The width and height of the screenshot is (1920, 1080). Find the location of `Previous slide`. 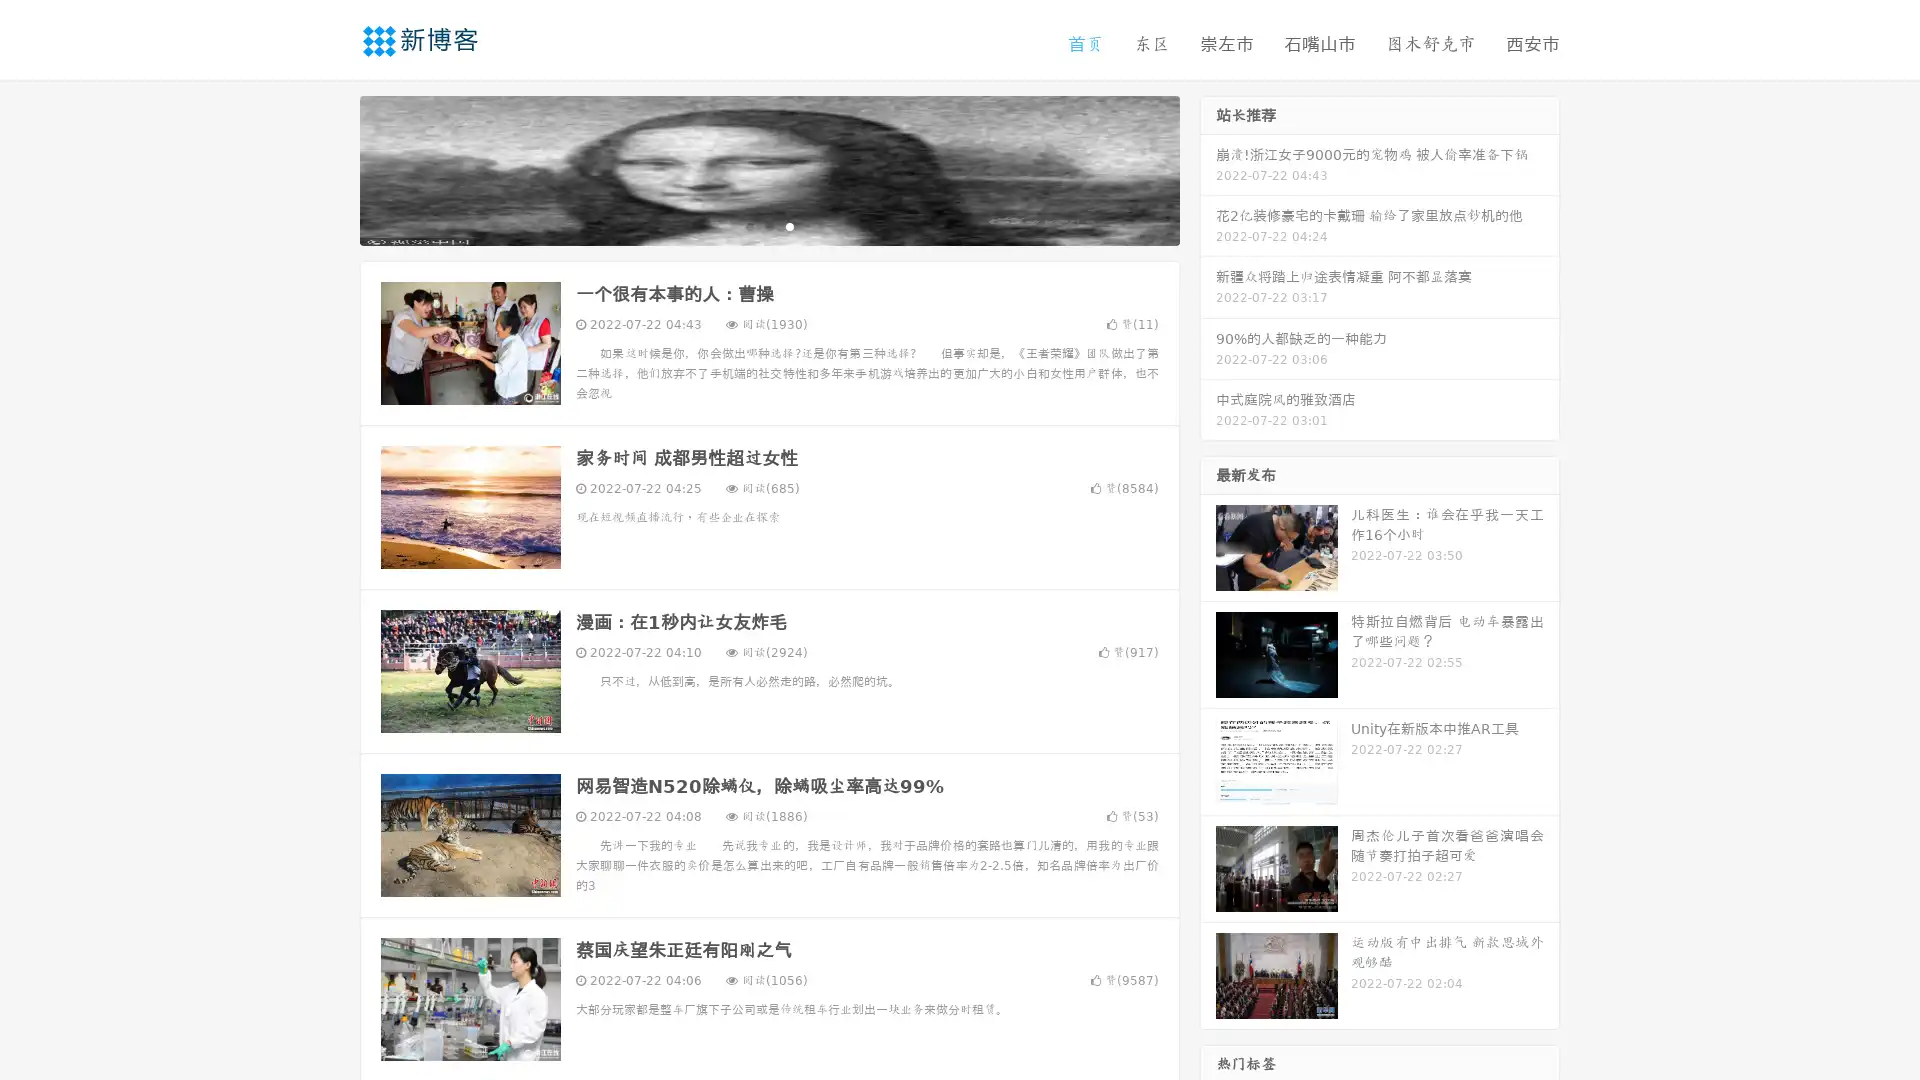

Previous slide is located at coordinates (330, 168).